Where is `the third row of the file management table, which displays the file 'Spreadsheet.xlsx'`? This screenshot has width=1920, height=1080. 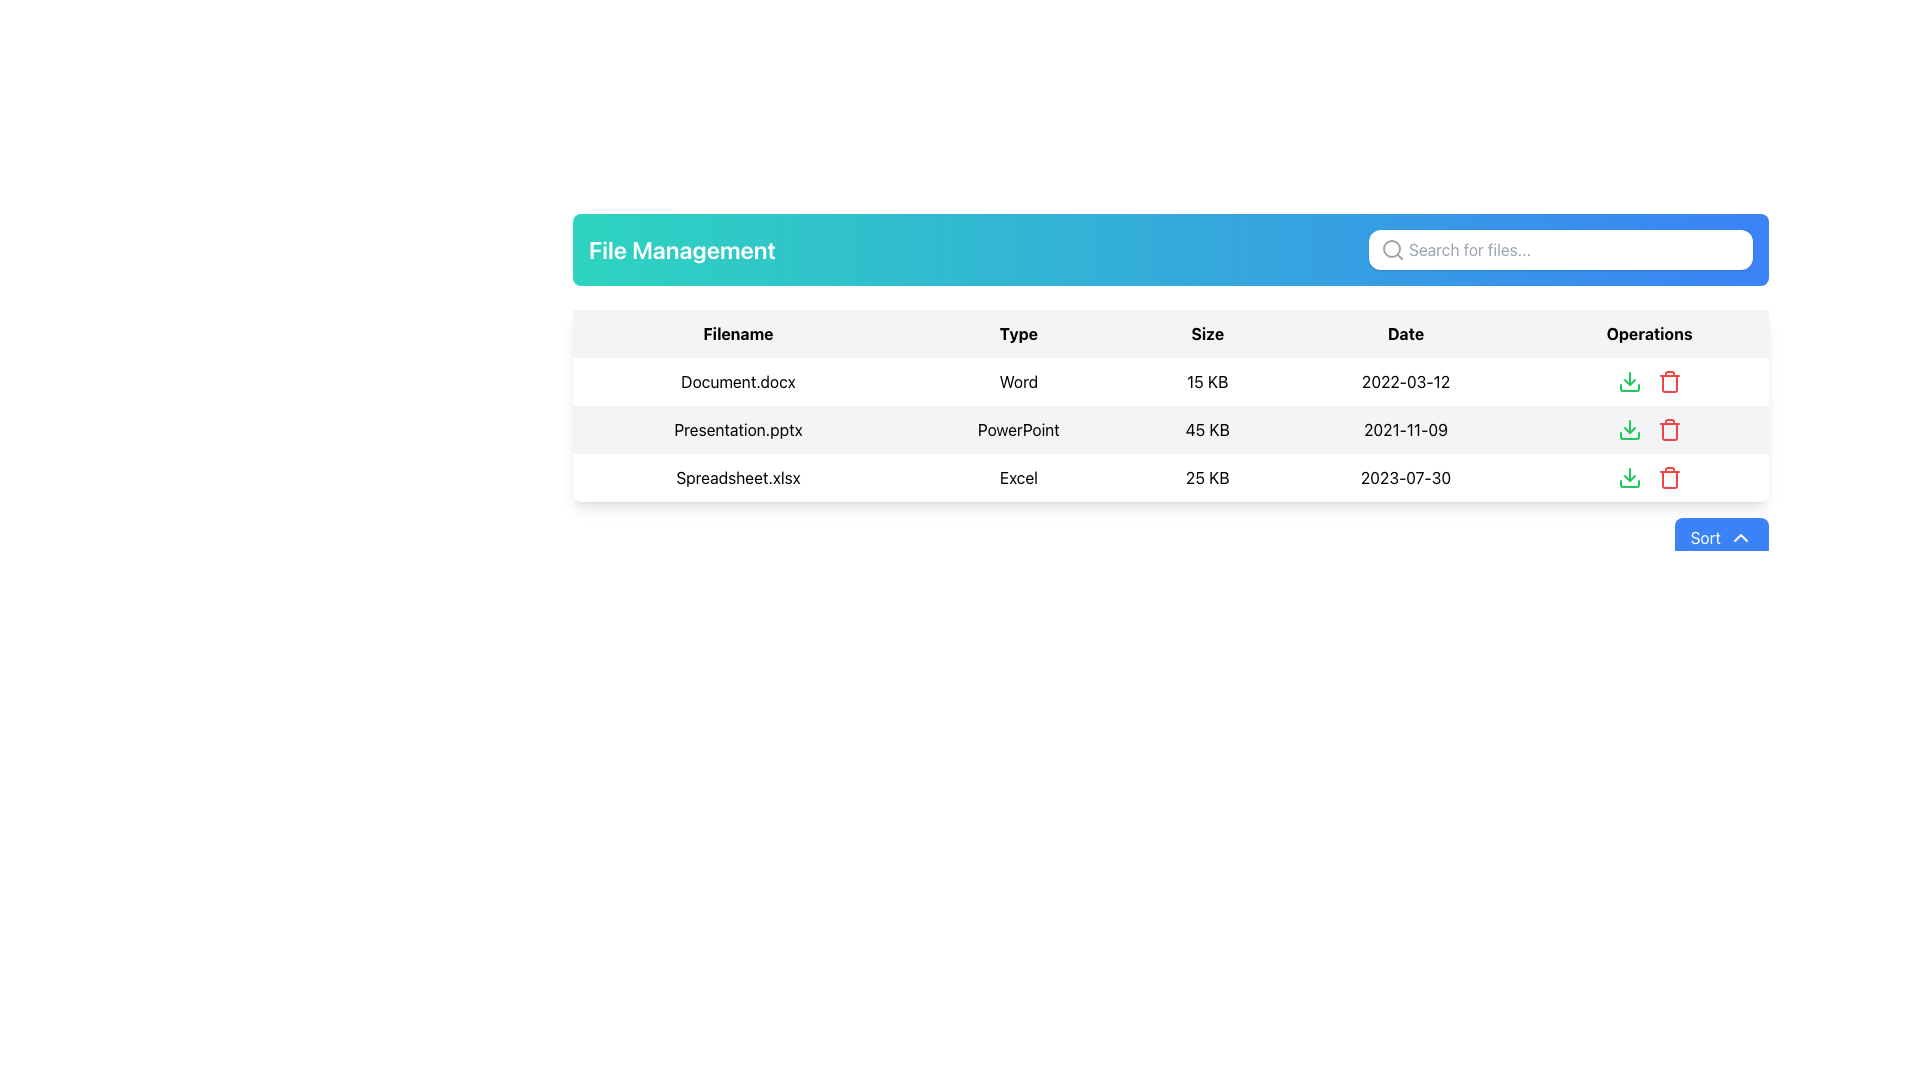
the third row of the file management table, which displays the file 'Spreadsheet.xlsx' is located at coordinates (1171, 478).